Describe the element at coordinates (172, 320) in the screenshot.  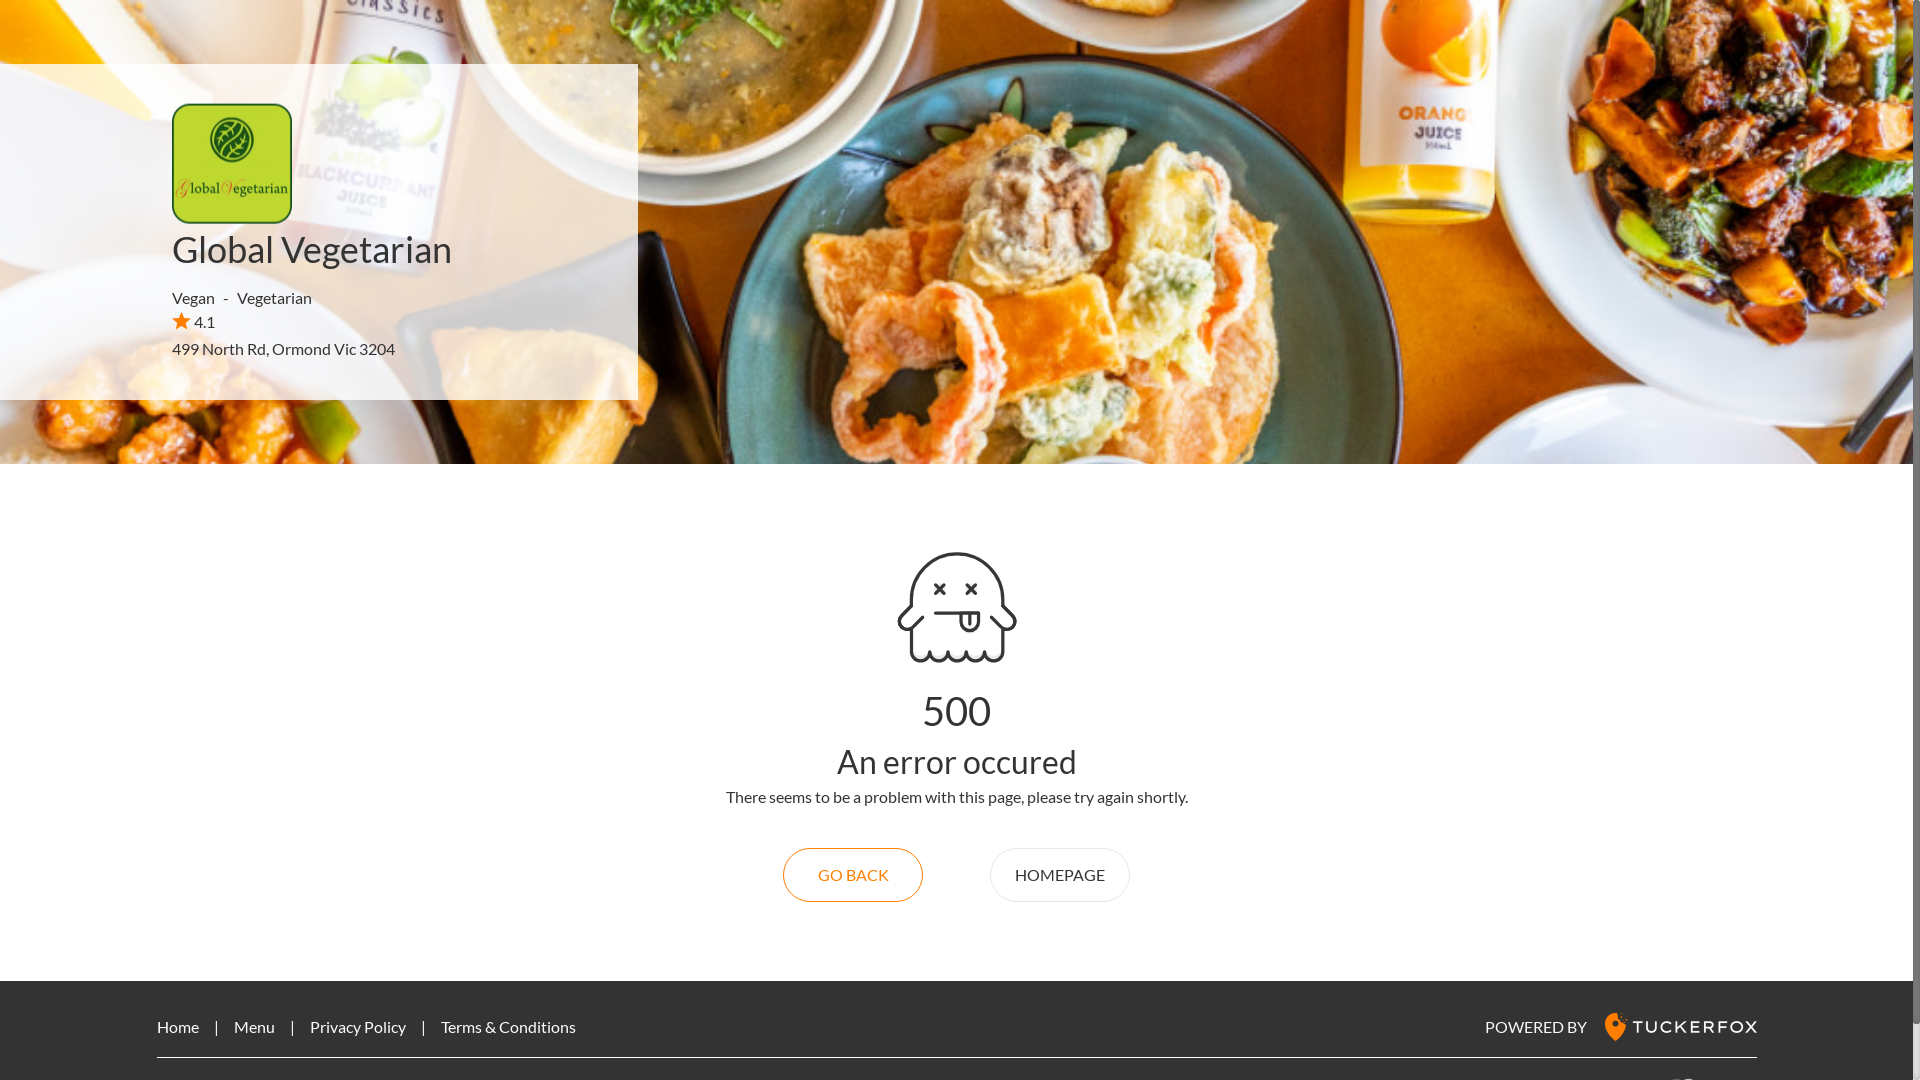
I see `'4.1'` at that location.